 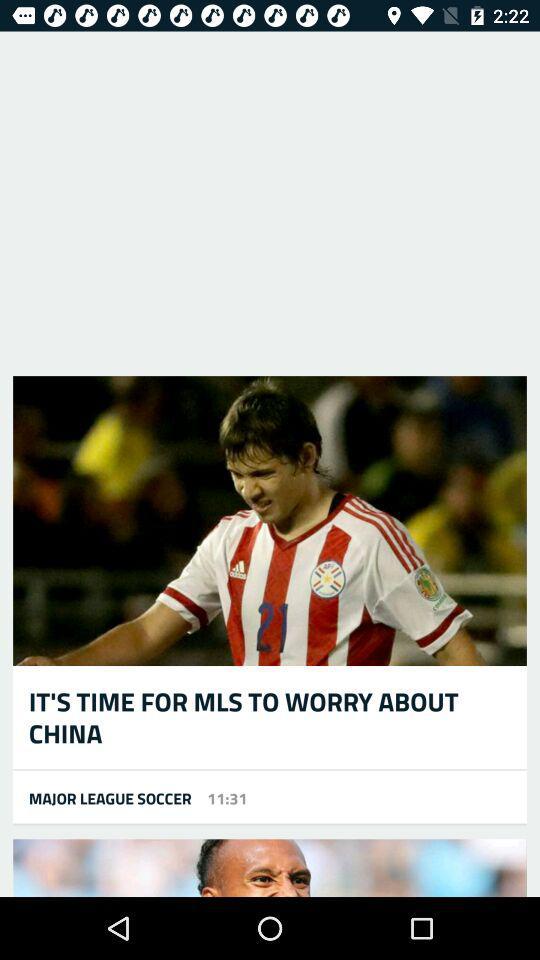 I want to click on the icon to the left of 11:31 icon, so click(x=102, y=798).